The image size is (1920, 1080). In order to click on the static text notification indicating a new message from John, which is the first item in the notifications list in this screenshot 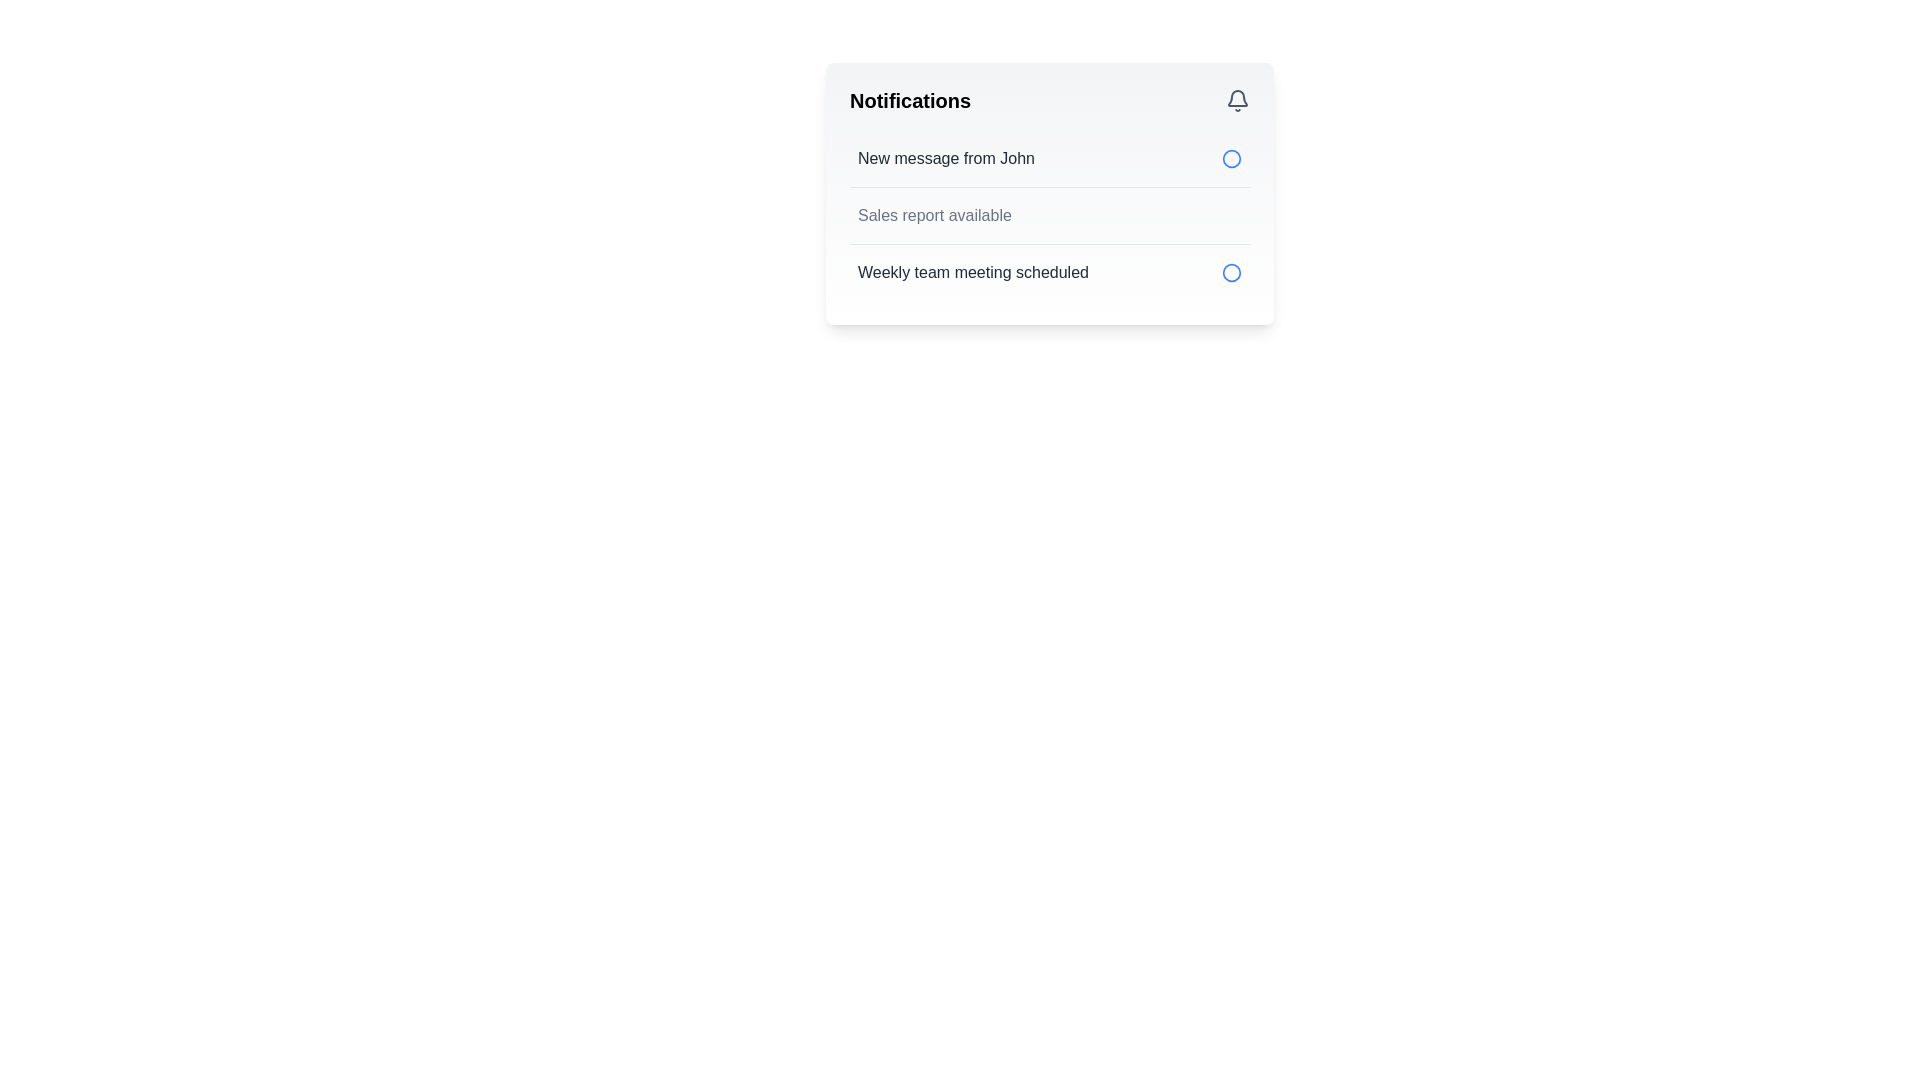, I will do `click(945, 157)`.